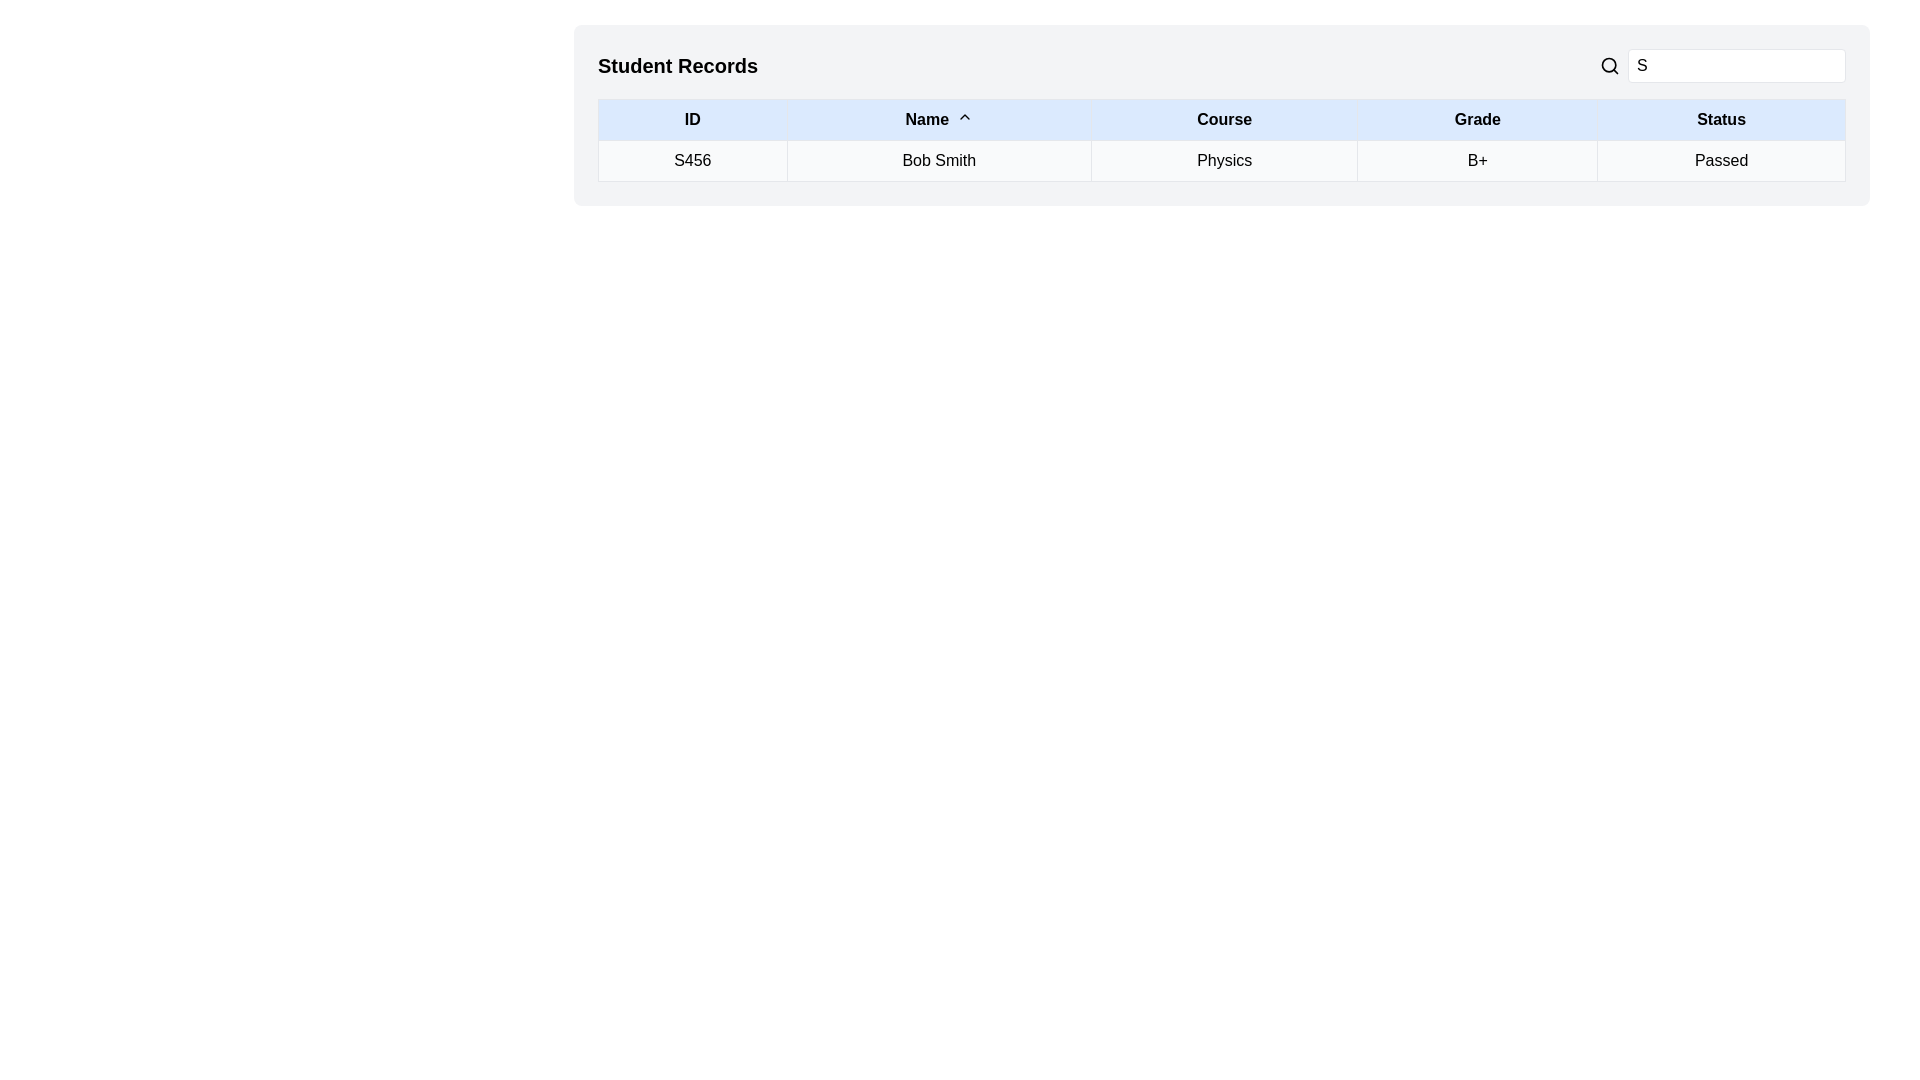  What do you see at coordinates (1477, 160) in the screenshot?
I see `the Text label displaying 'B+' for student Bob Smith in the Physics course located in the 'Grade' column of the table` at bounding box center [1477, 160].